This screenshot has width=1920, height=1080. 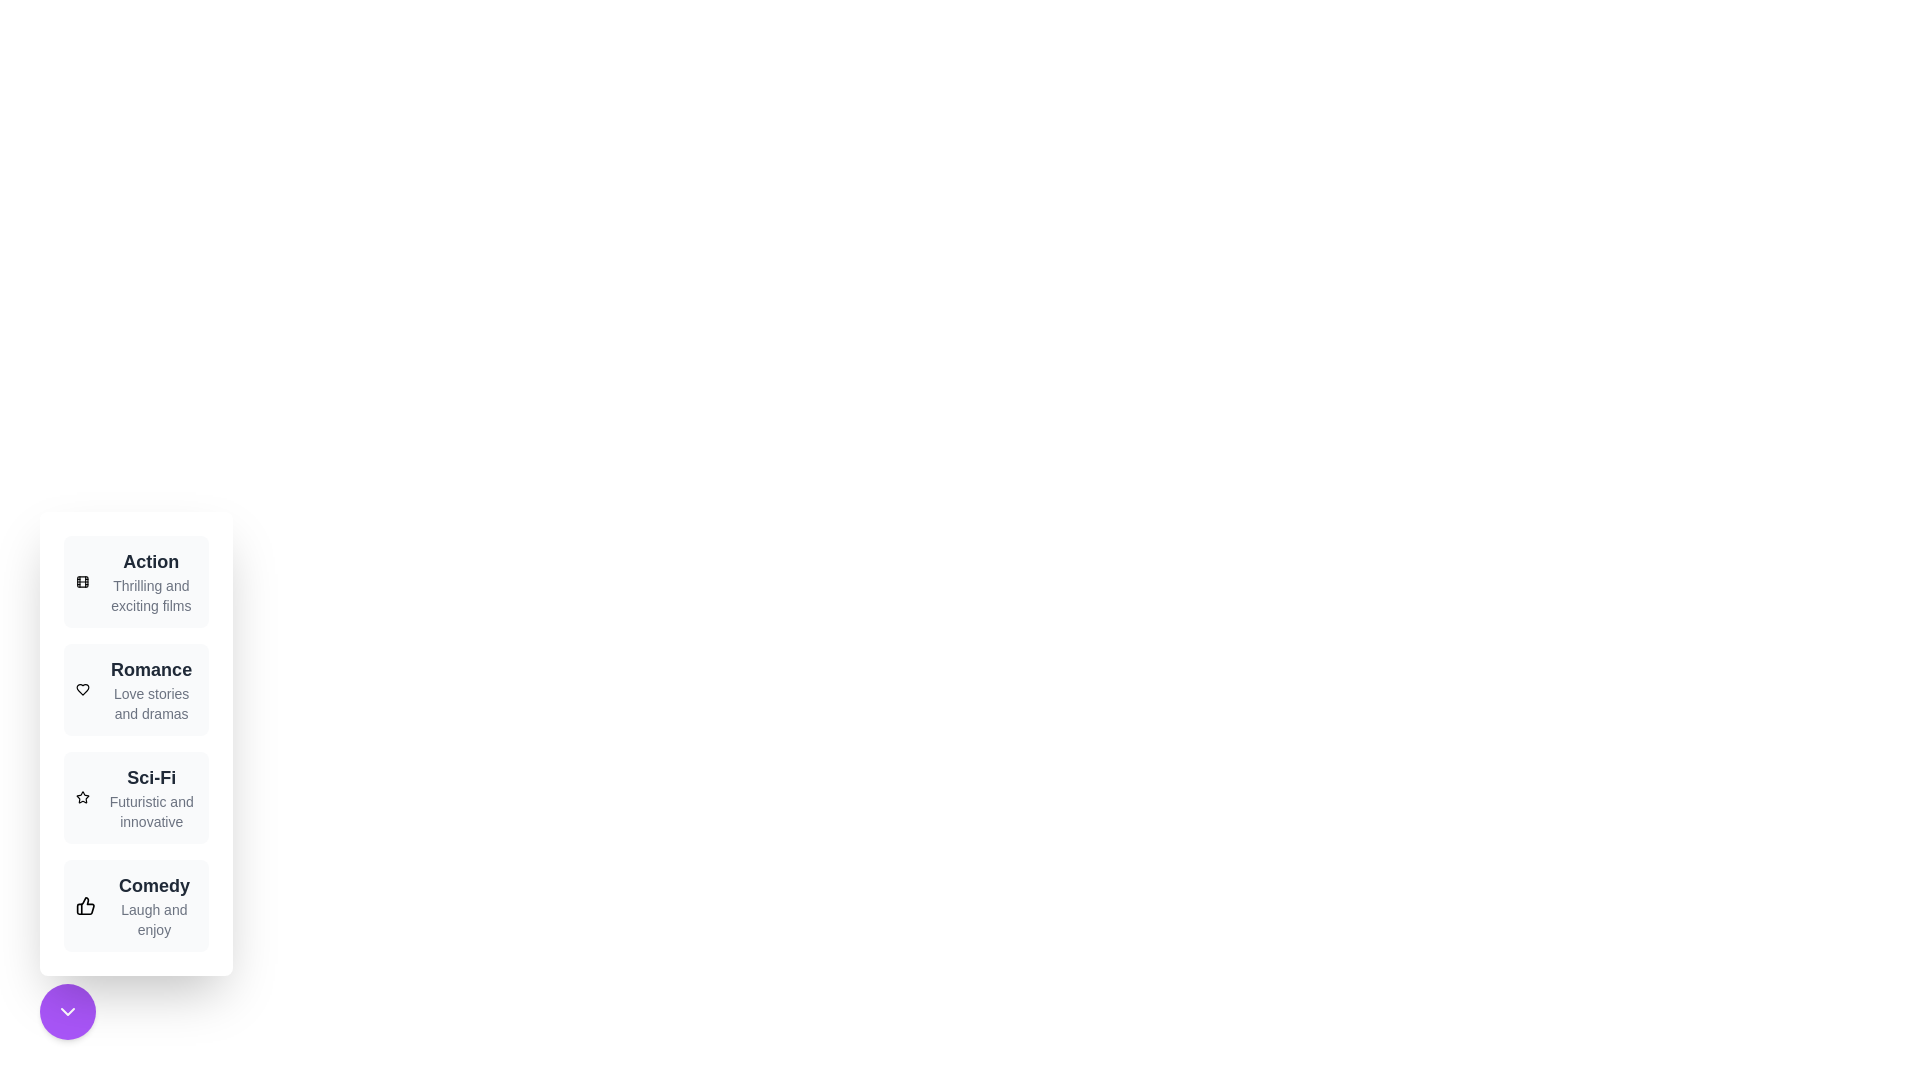 What do you see at coordinates (134, 582) in the screenshot?
I see `the genre Action to view its details` at bounding box center [134, 582].